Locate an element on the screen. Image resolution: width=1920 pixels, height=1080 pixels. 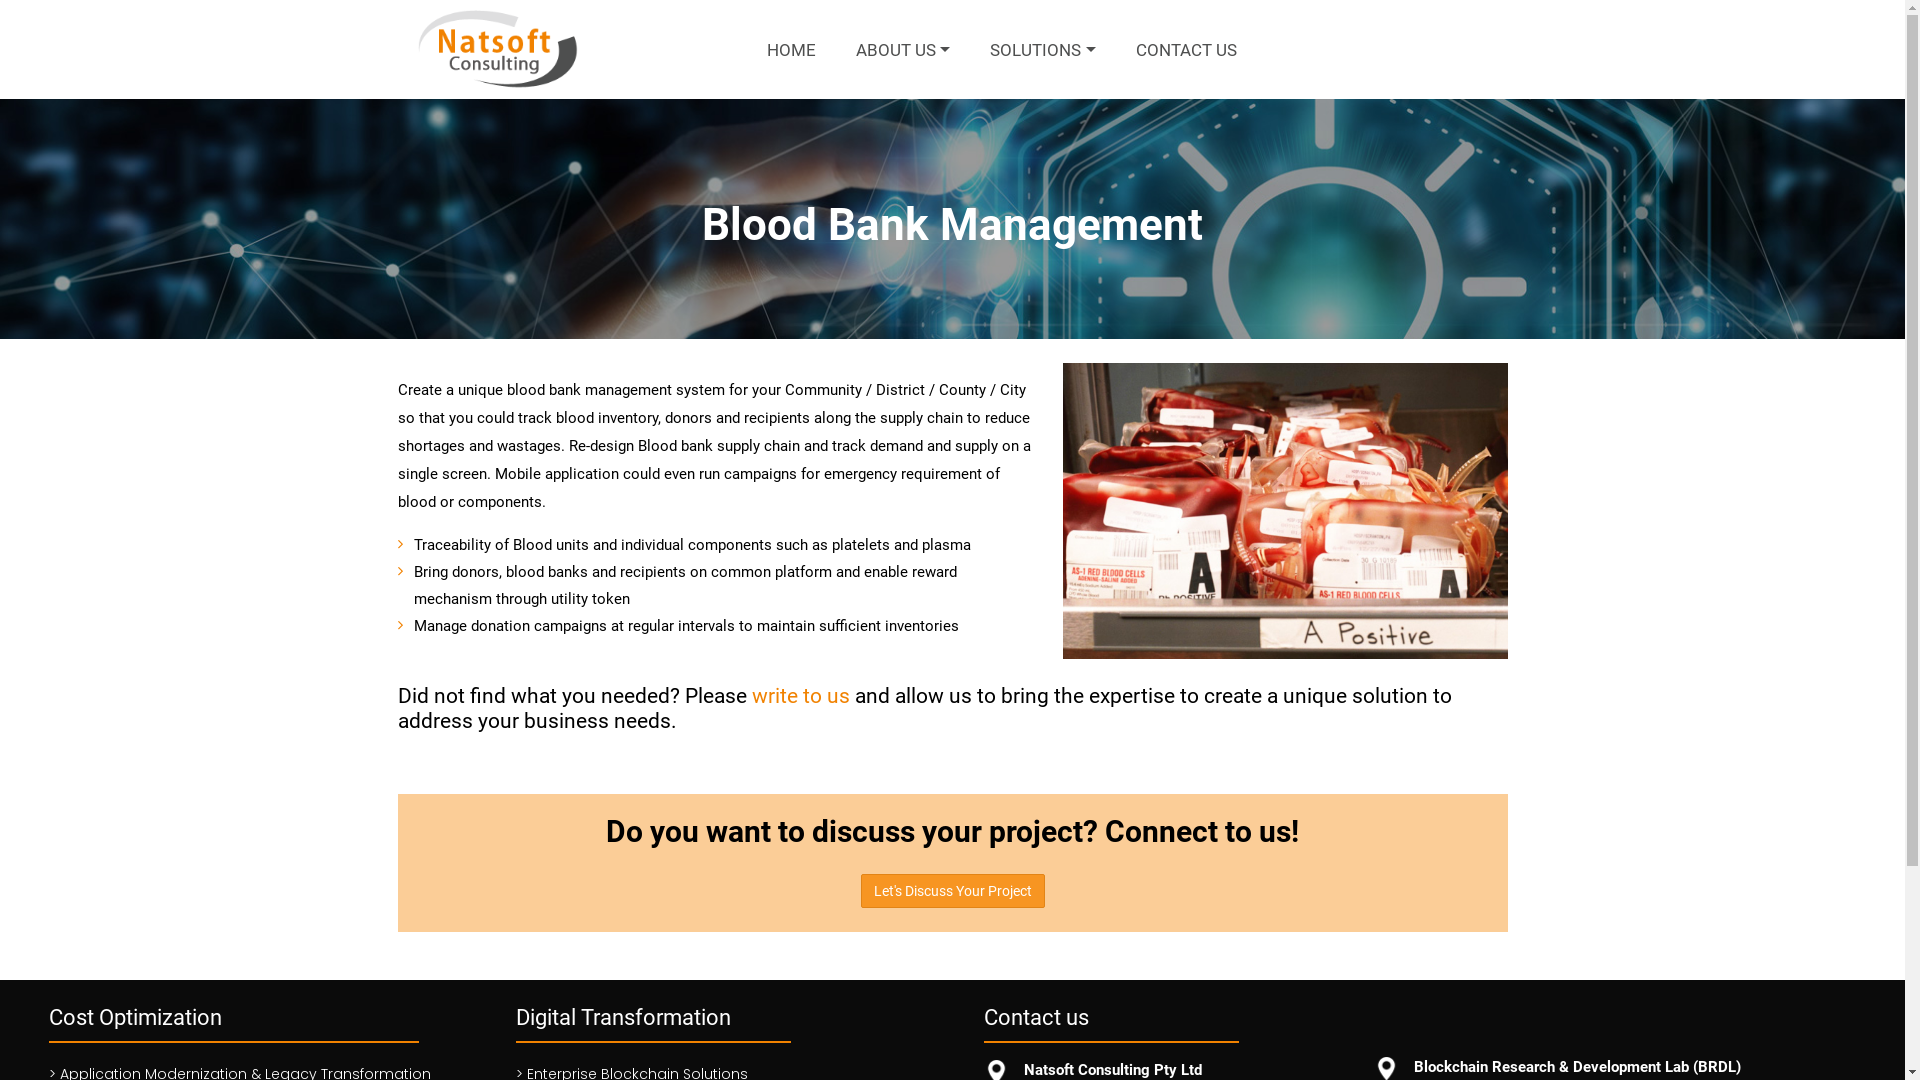
'Let's Discuss Your Project' is located at coordinates (859, 890).